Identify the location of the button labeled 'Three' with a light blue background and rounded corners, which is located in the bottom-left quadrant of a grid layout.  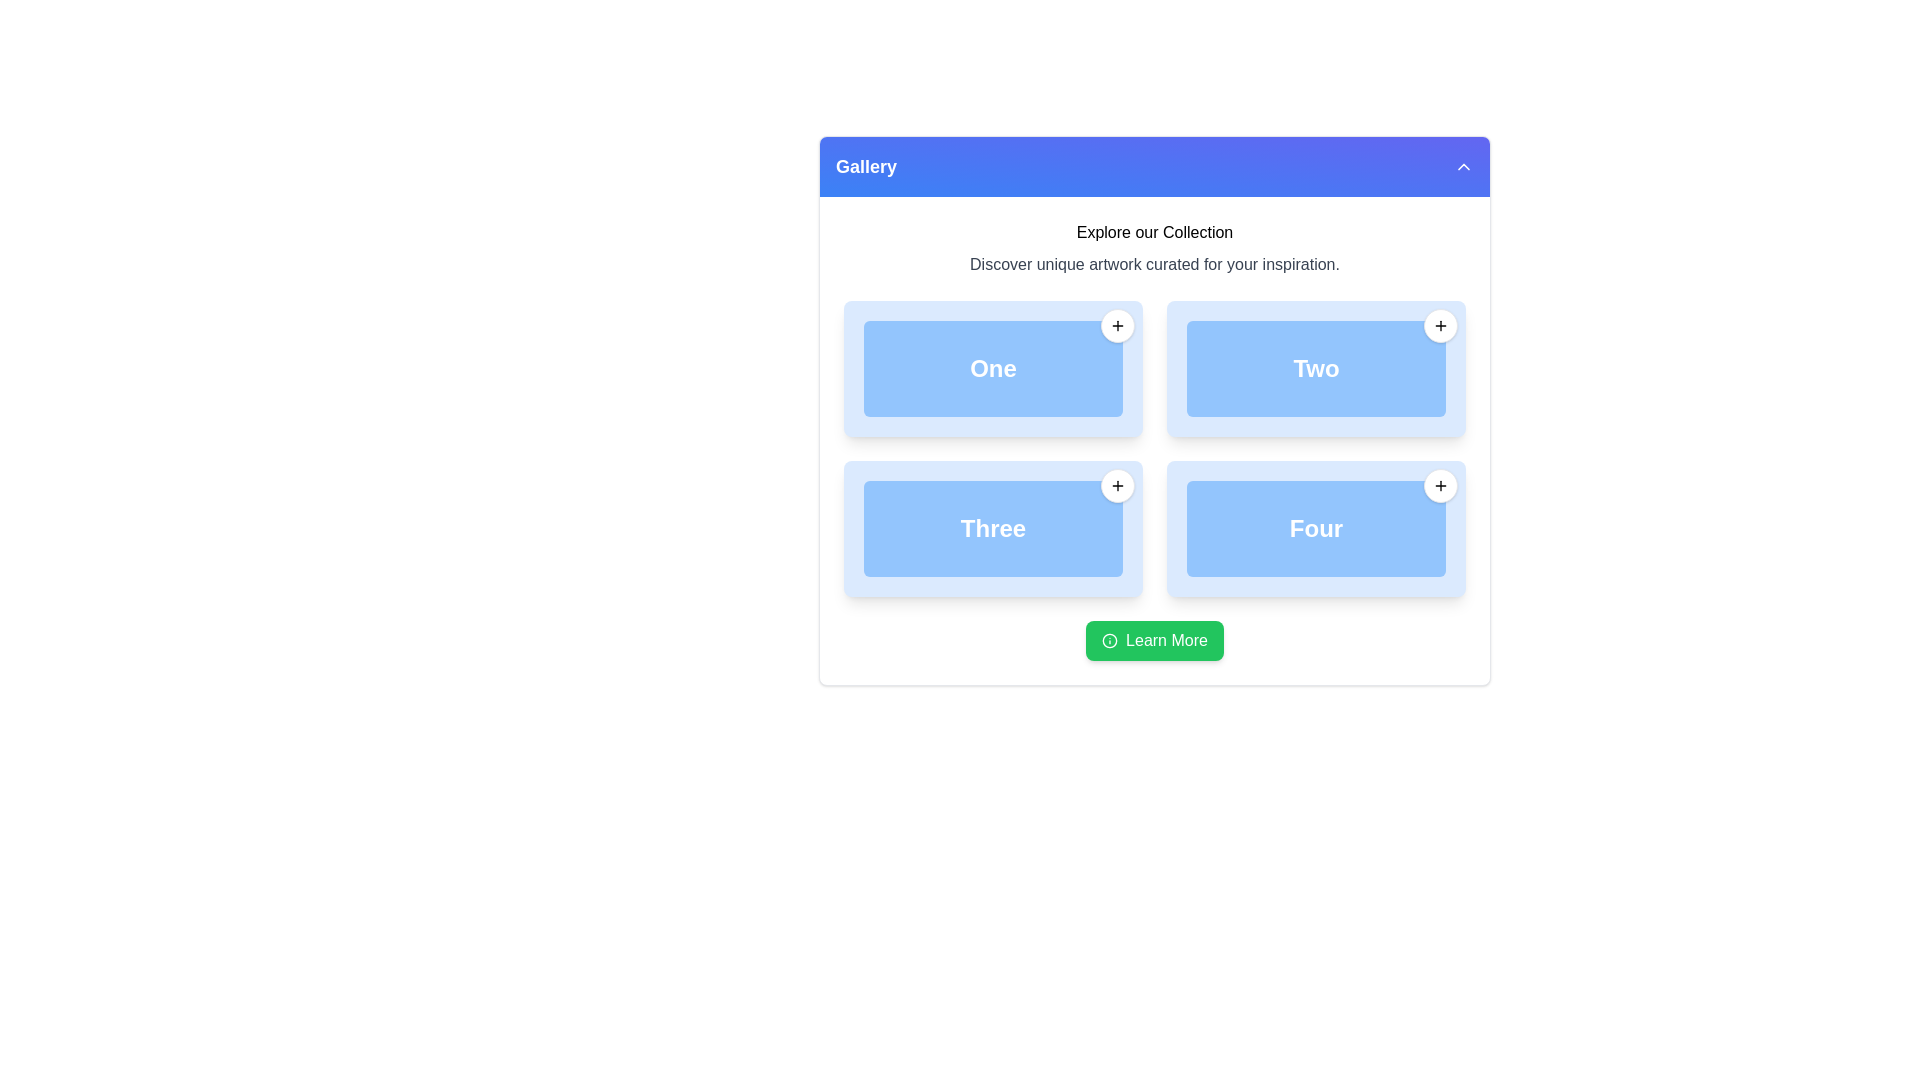
(993, 527).